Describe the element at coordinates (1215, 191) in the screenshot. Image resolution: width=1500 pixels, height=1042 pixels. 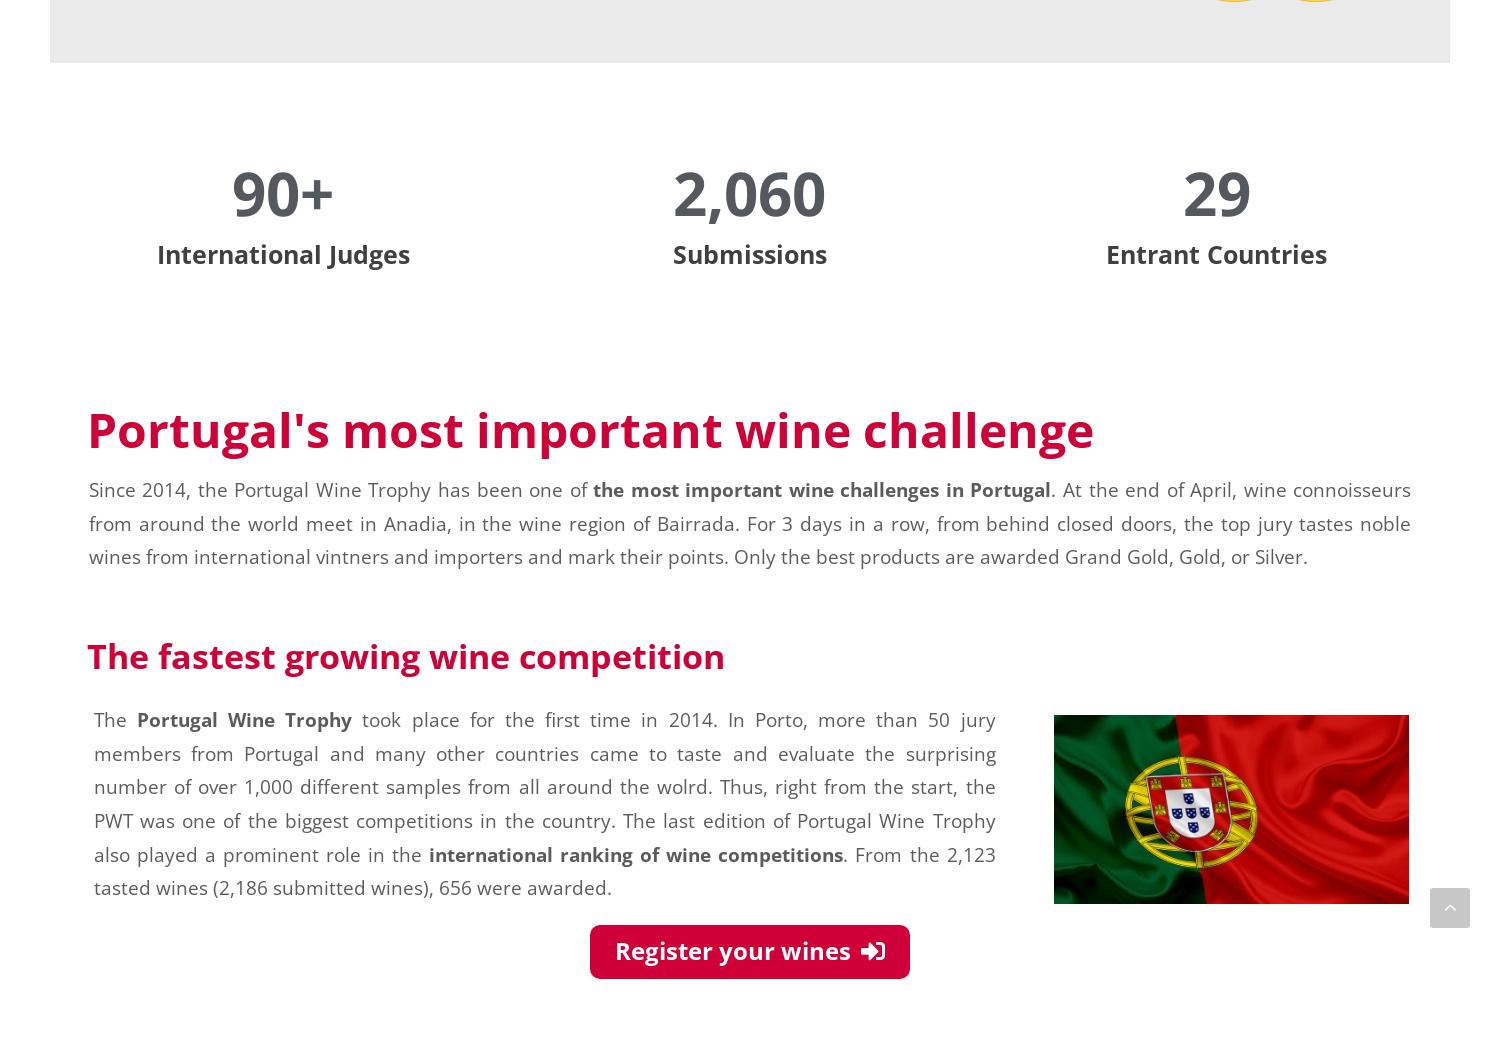
I see `'29'` at that location.